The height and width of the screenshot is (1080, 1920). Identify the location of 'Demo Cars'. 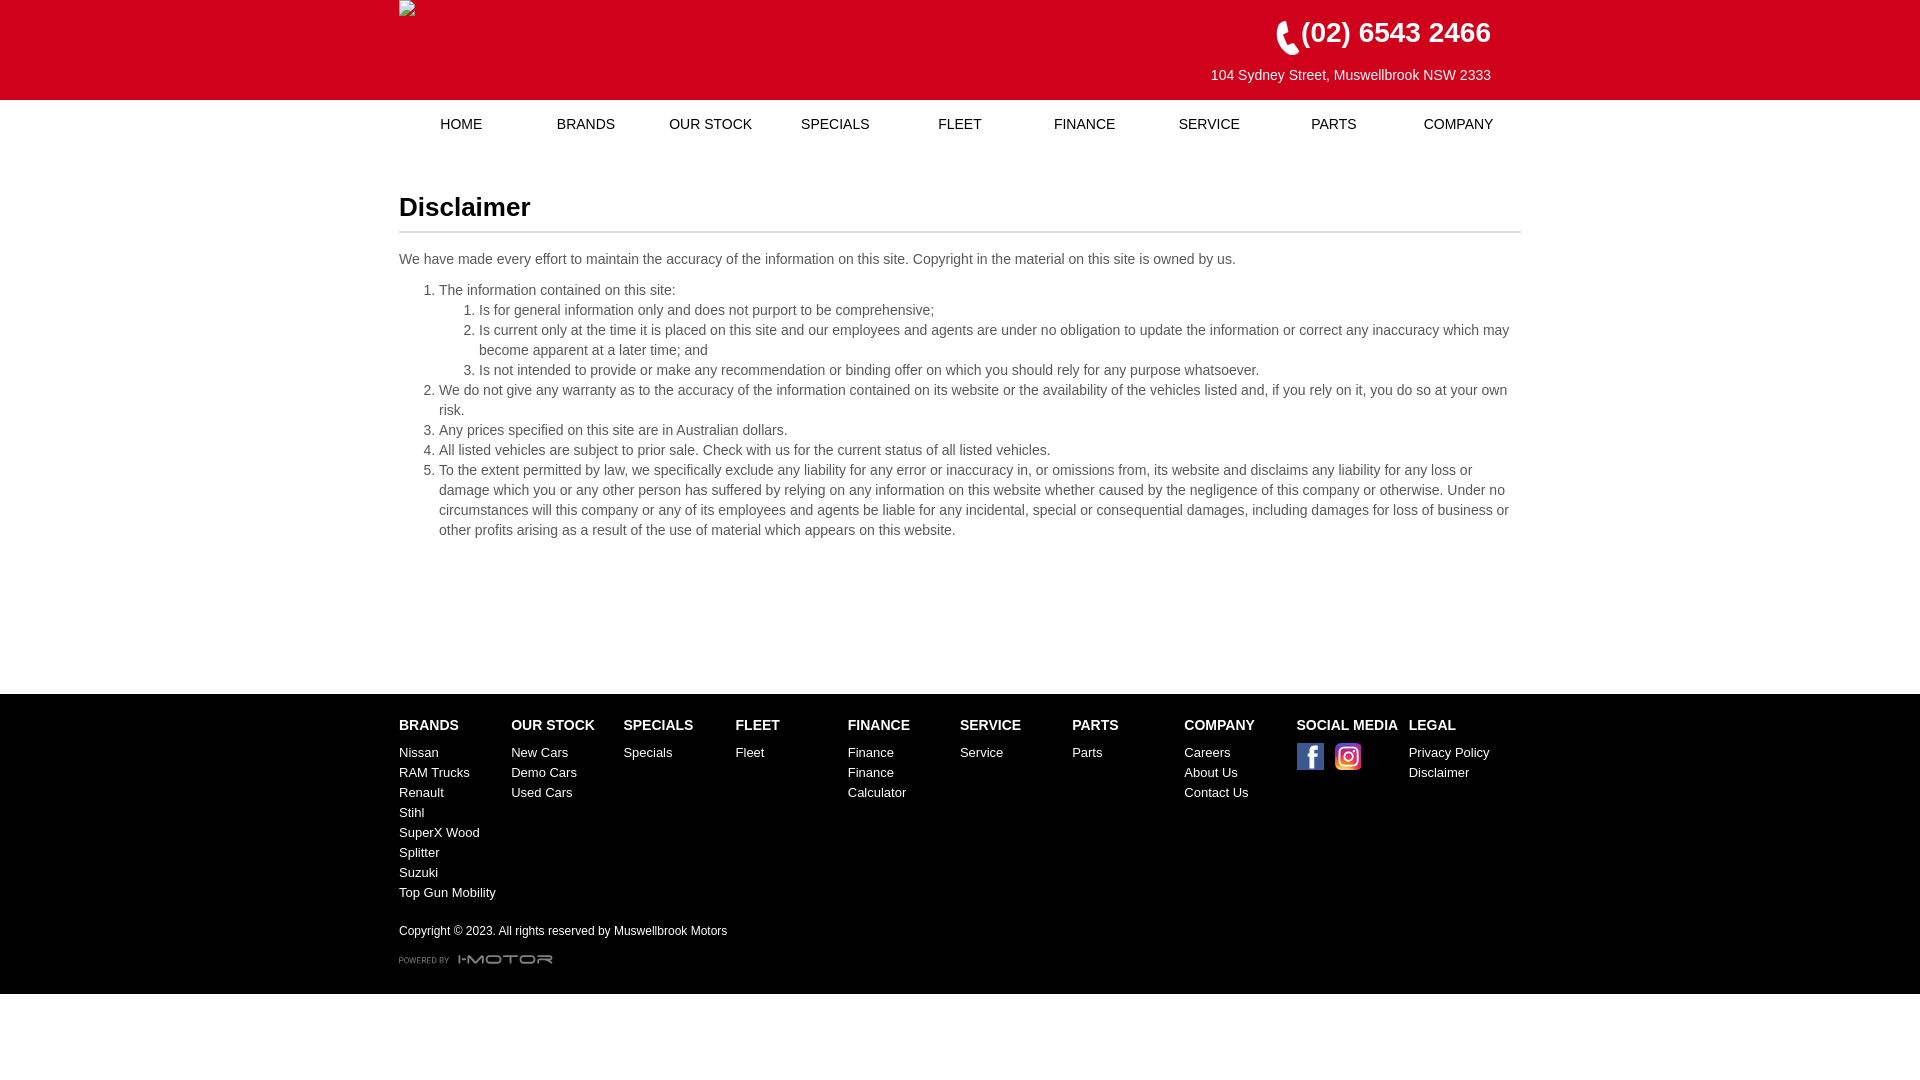
(561, 771).